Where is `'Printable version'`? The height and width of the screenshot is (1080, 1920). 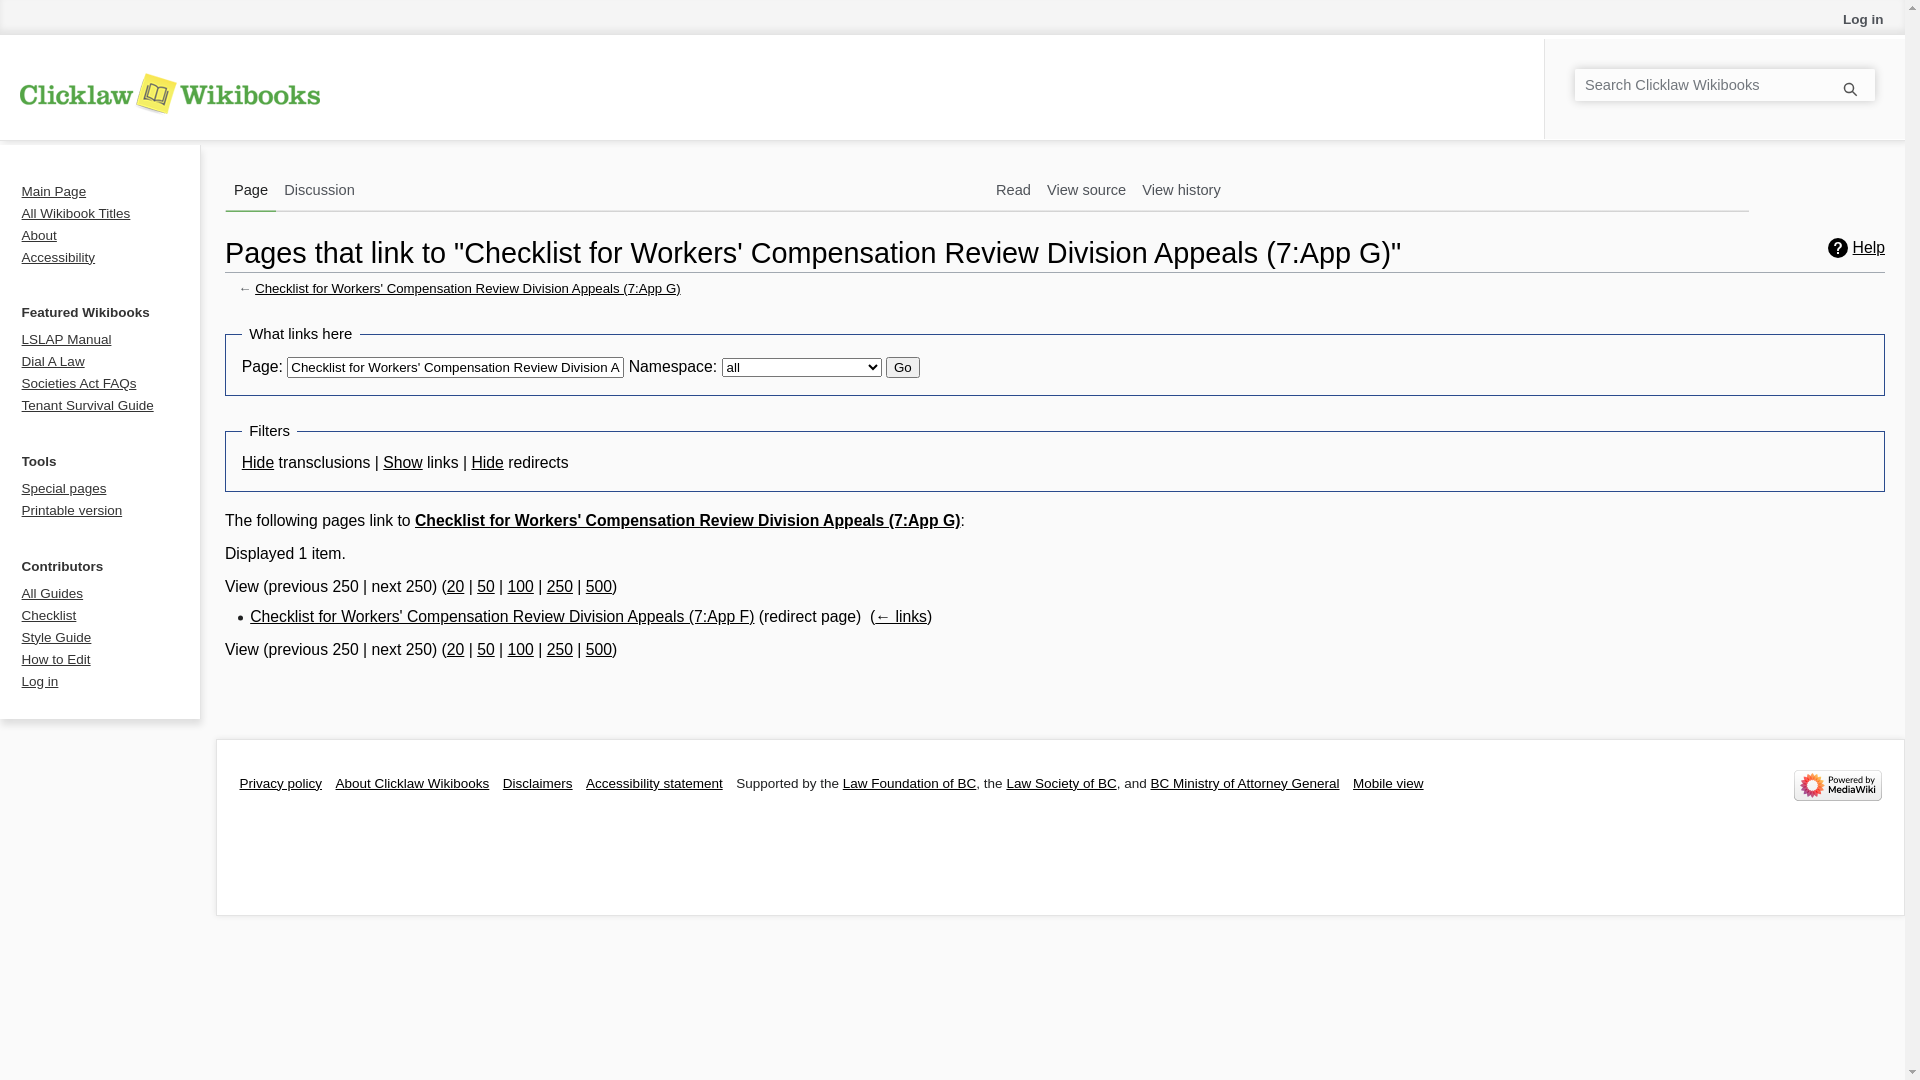 'Printable version' is located at coordinates (22, 509).